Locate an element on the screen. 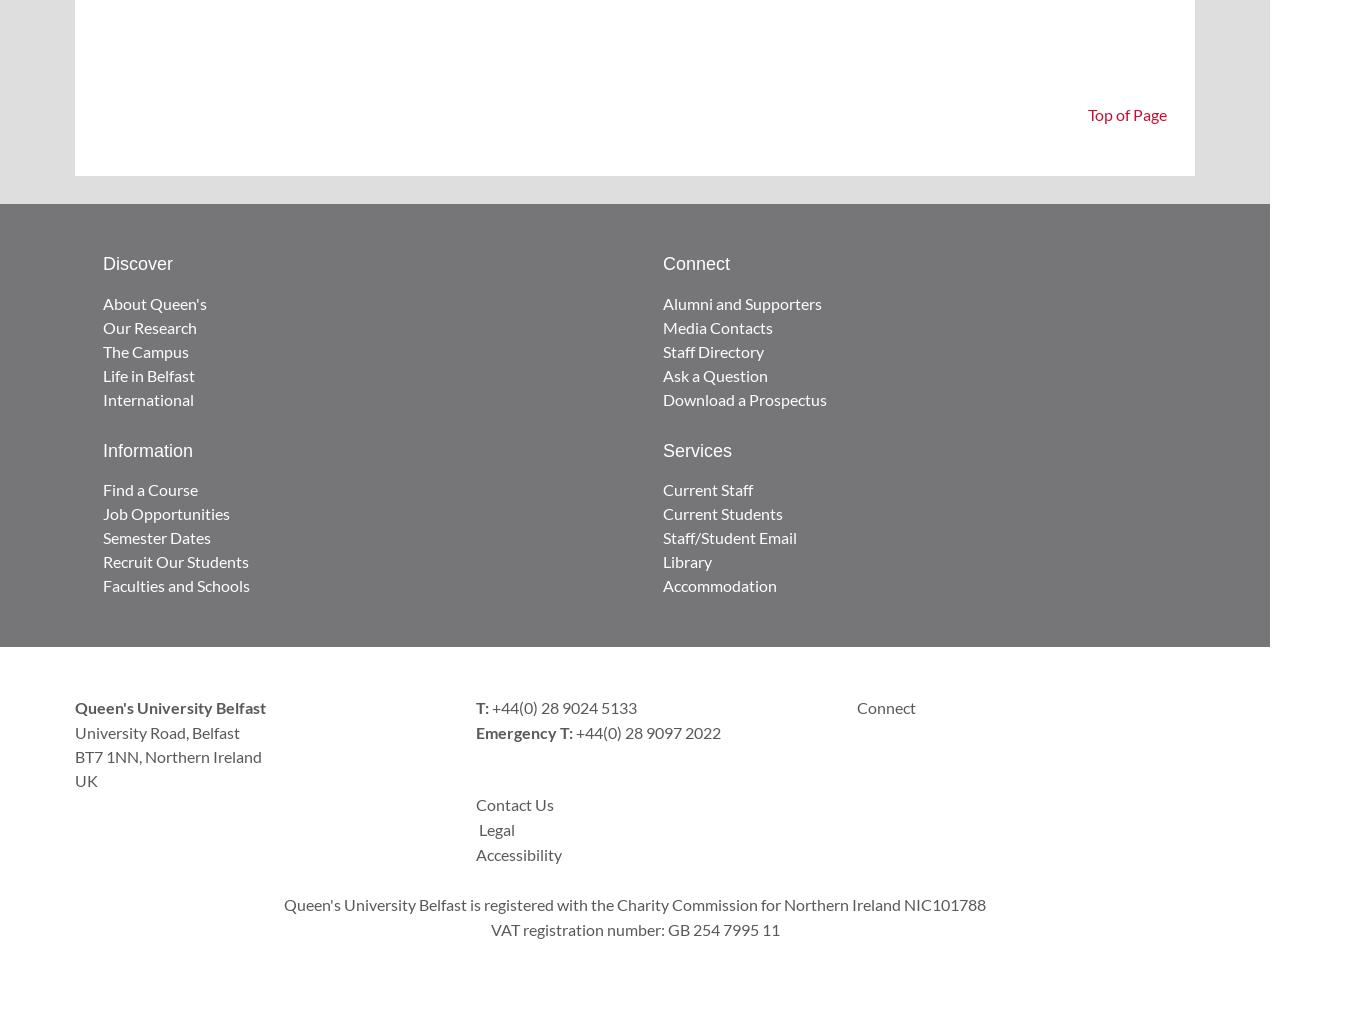 The width and height of the screenshot is (1350, 1032). 'VAT registration number: GB 254 7995 11' is located at coordinates (489, 928).